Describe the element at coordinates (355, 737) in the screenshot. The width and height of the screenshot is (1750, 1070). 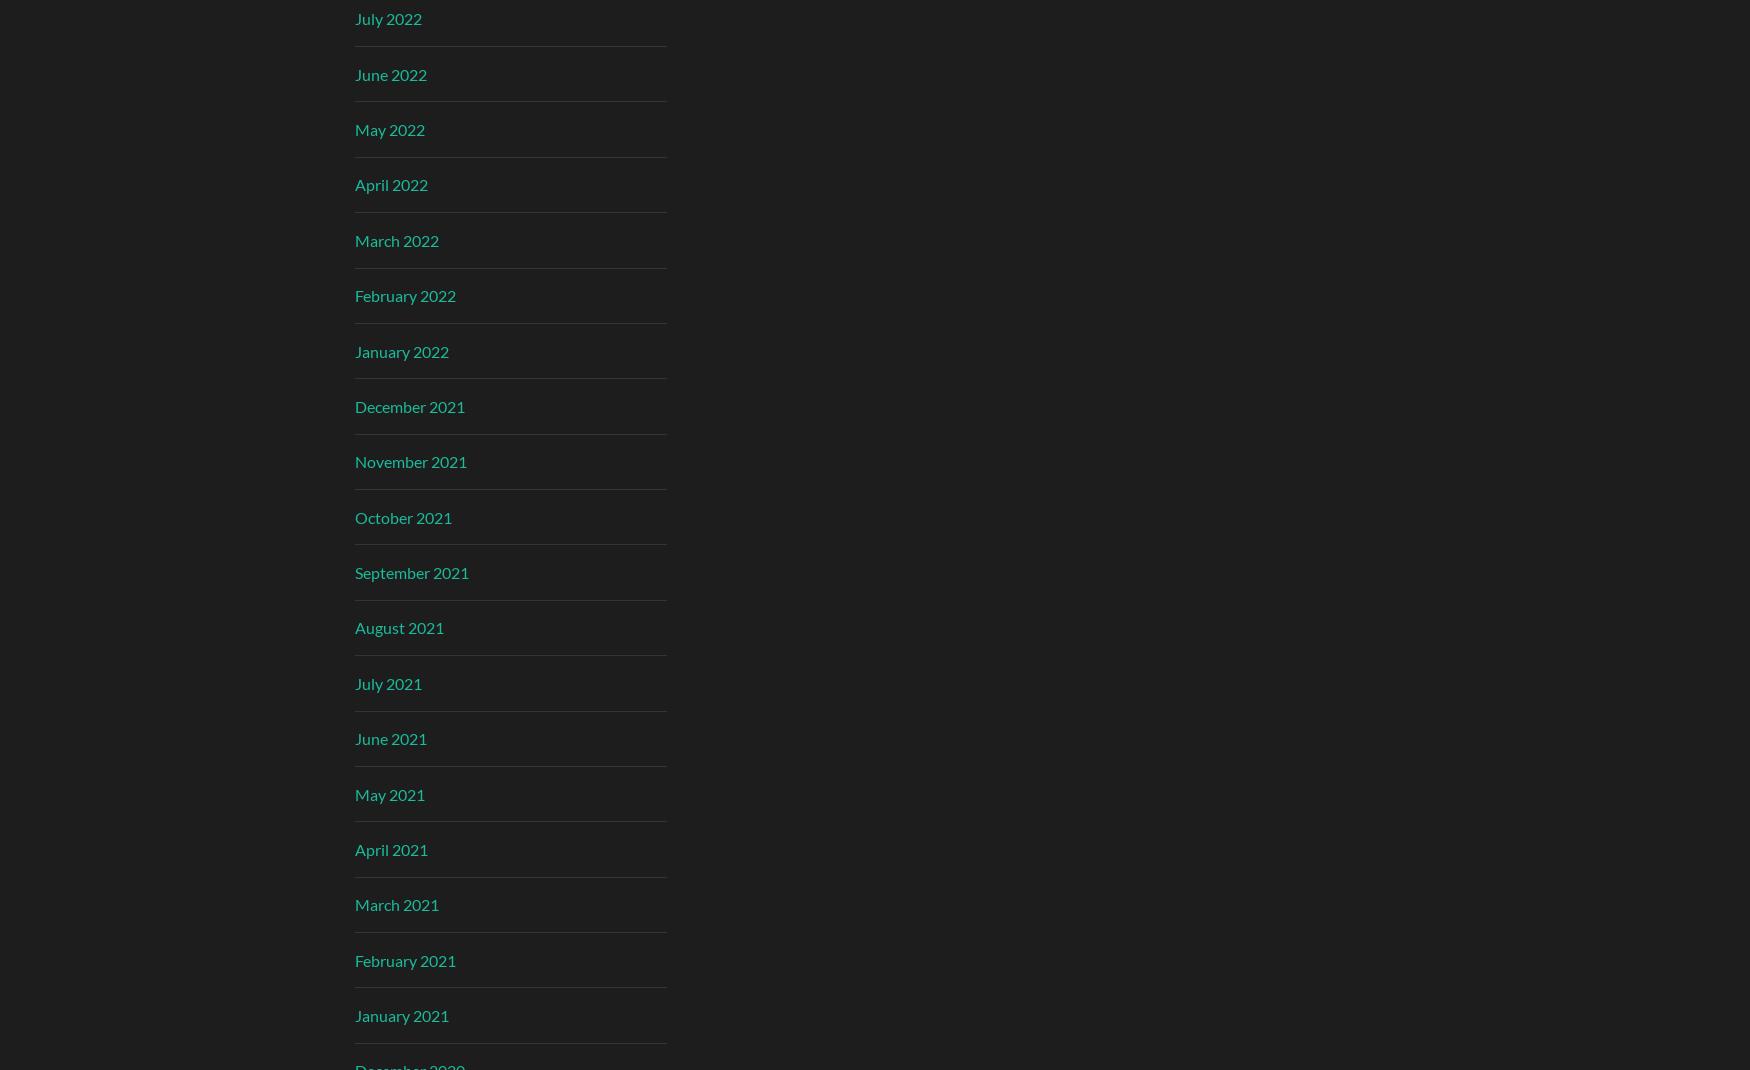
I see `'June 2021'` at that location.